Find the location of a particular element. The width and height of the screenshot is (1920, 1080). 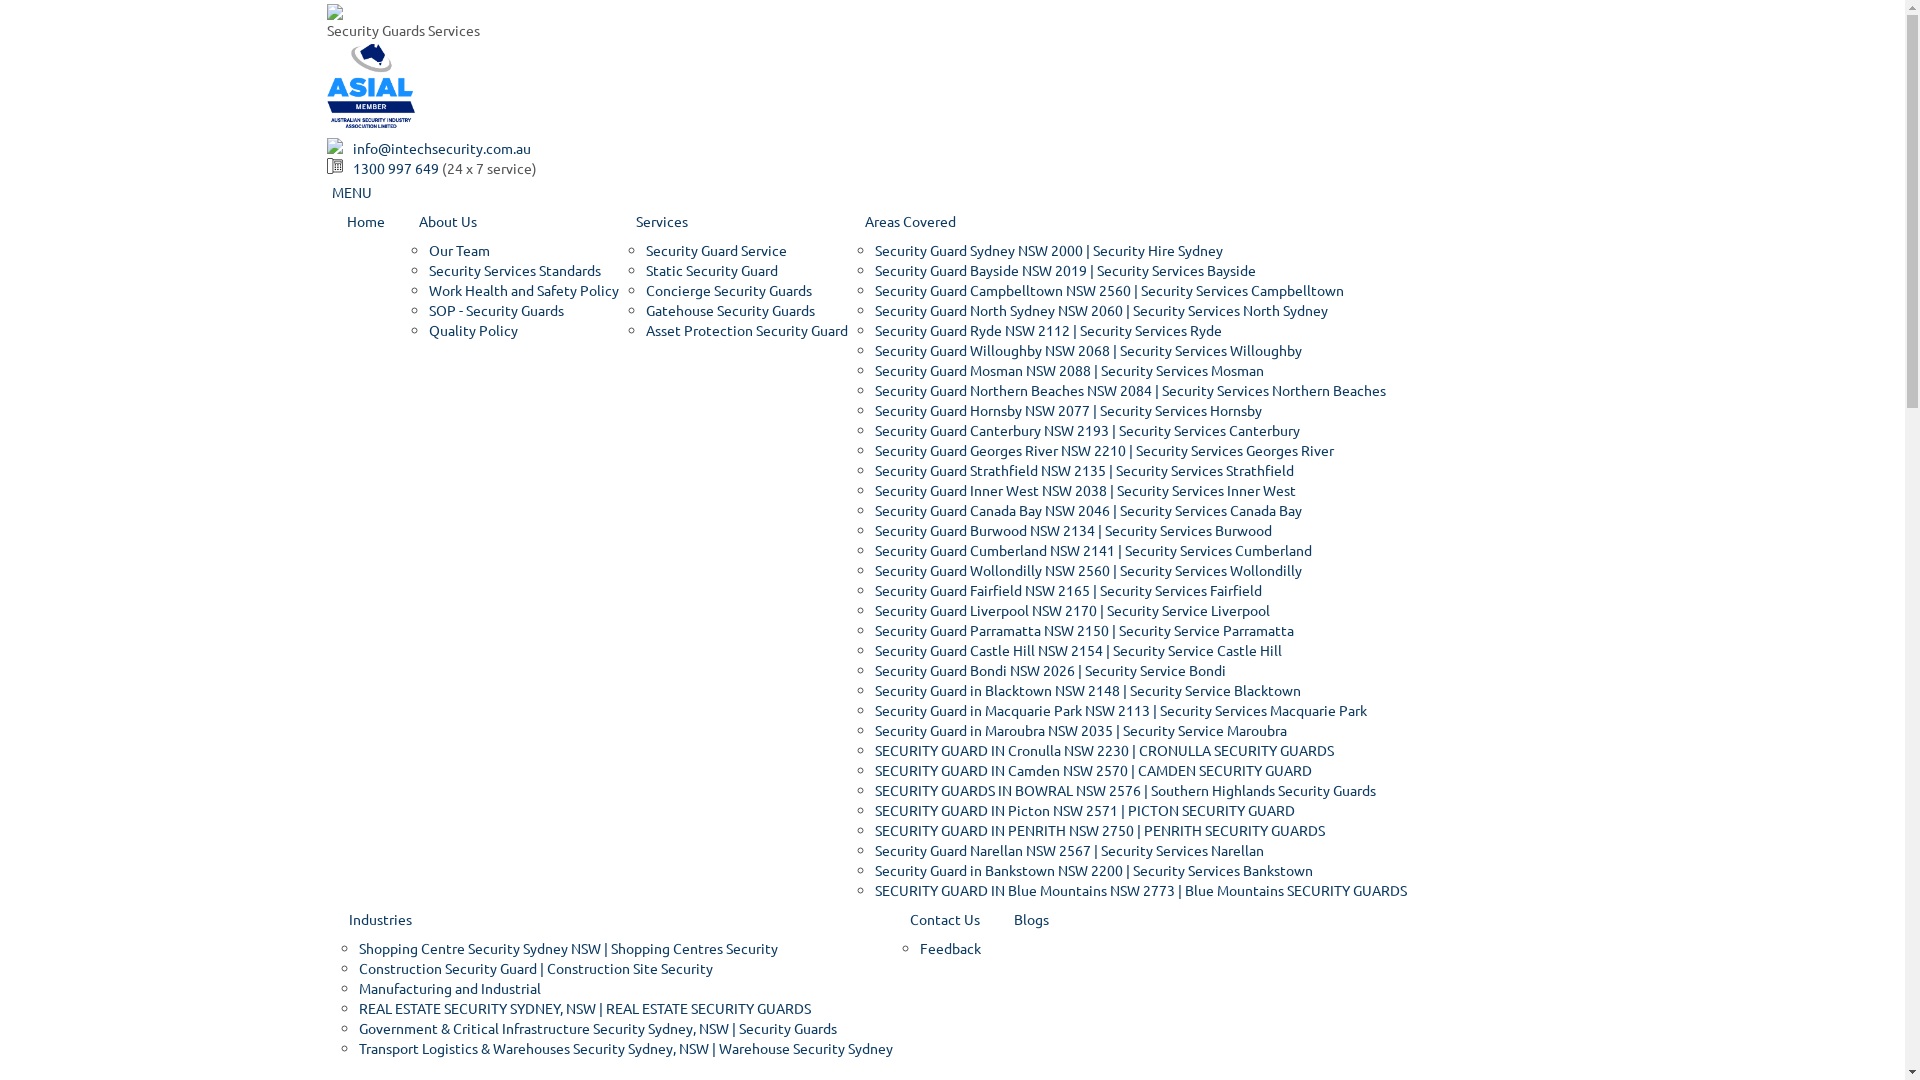

'Our Team' is located at coordinates (457, 249).